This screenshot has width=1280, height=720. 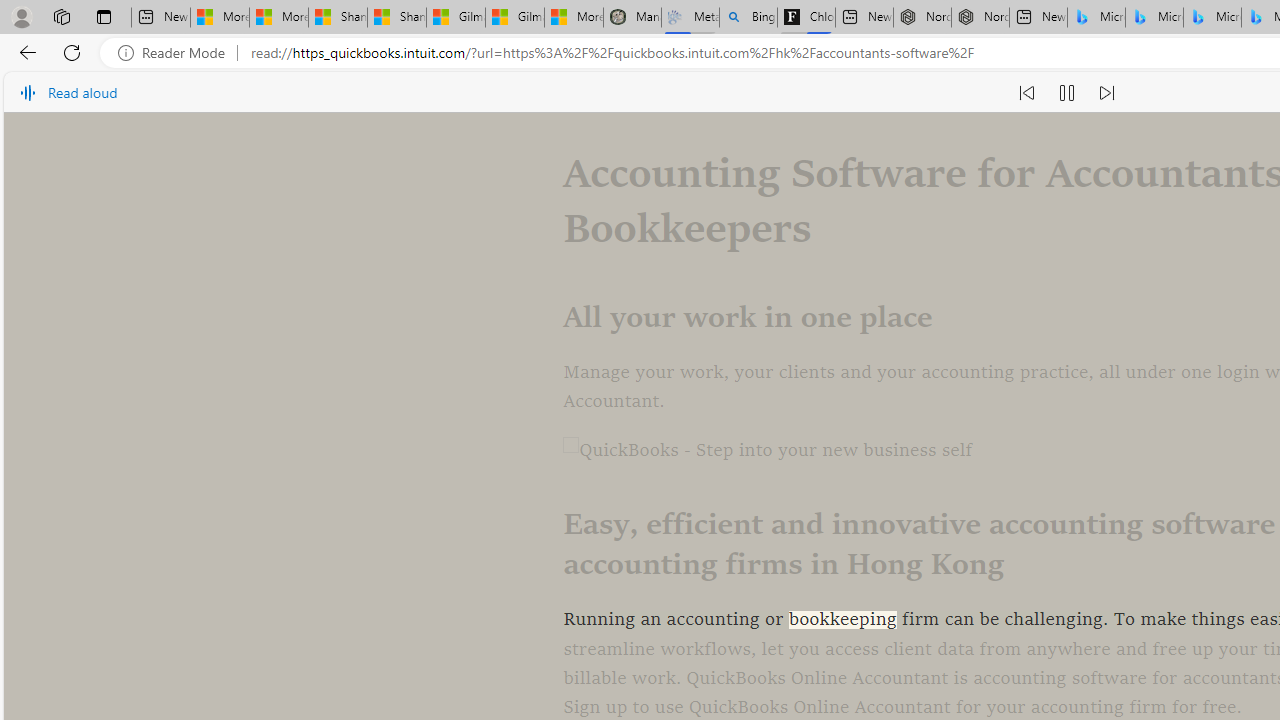 What do you see at coordinates (806, 17) in the screenshot?
I see `'Chloe Sorvino'` at bounding box center [806, 17].